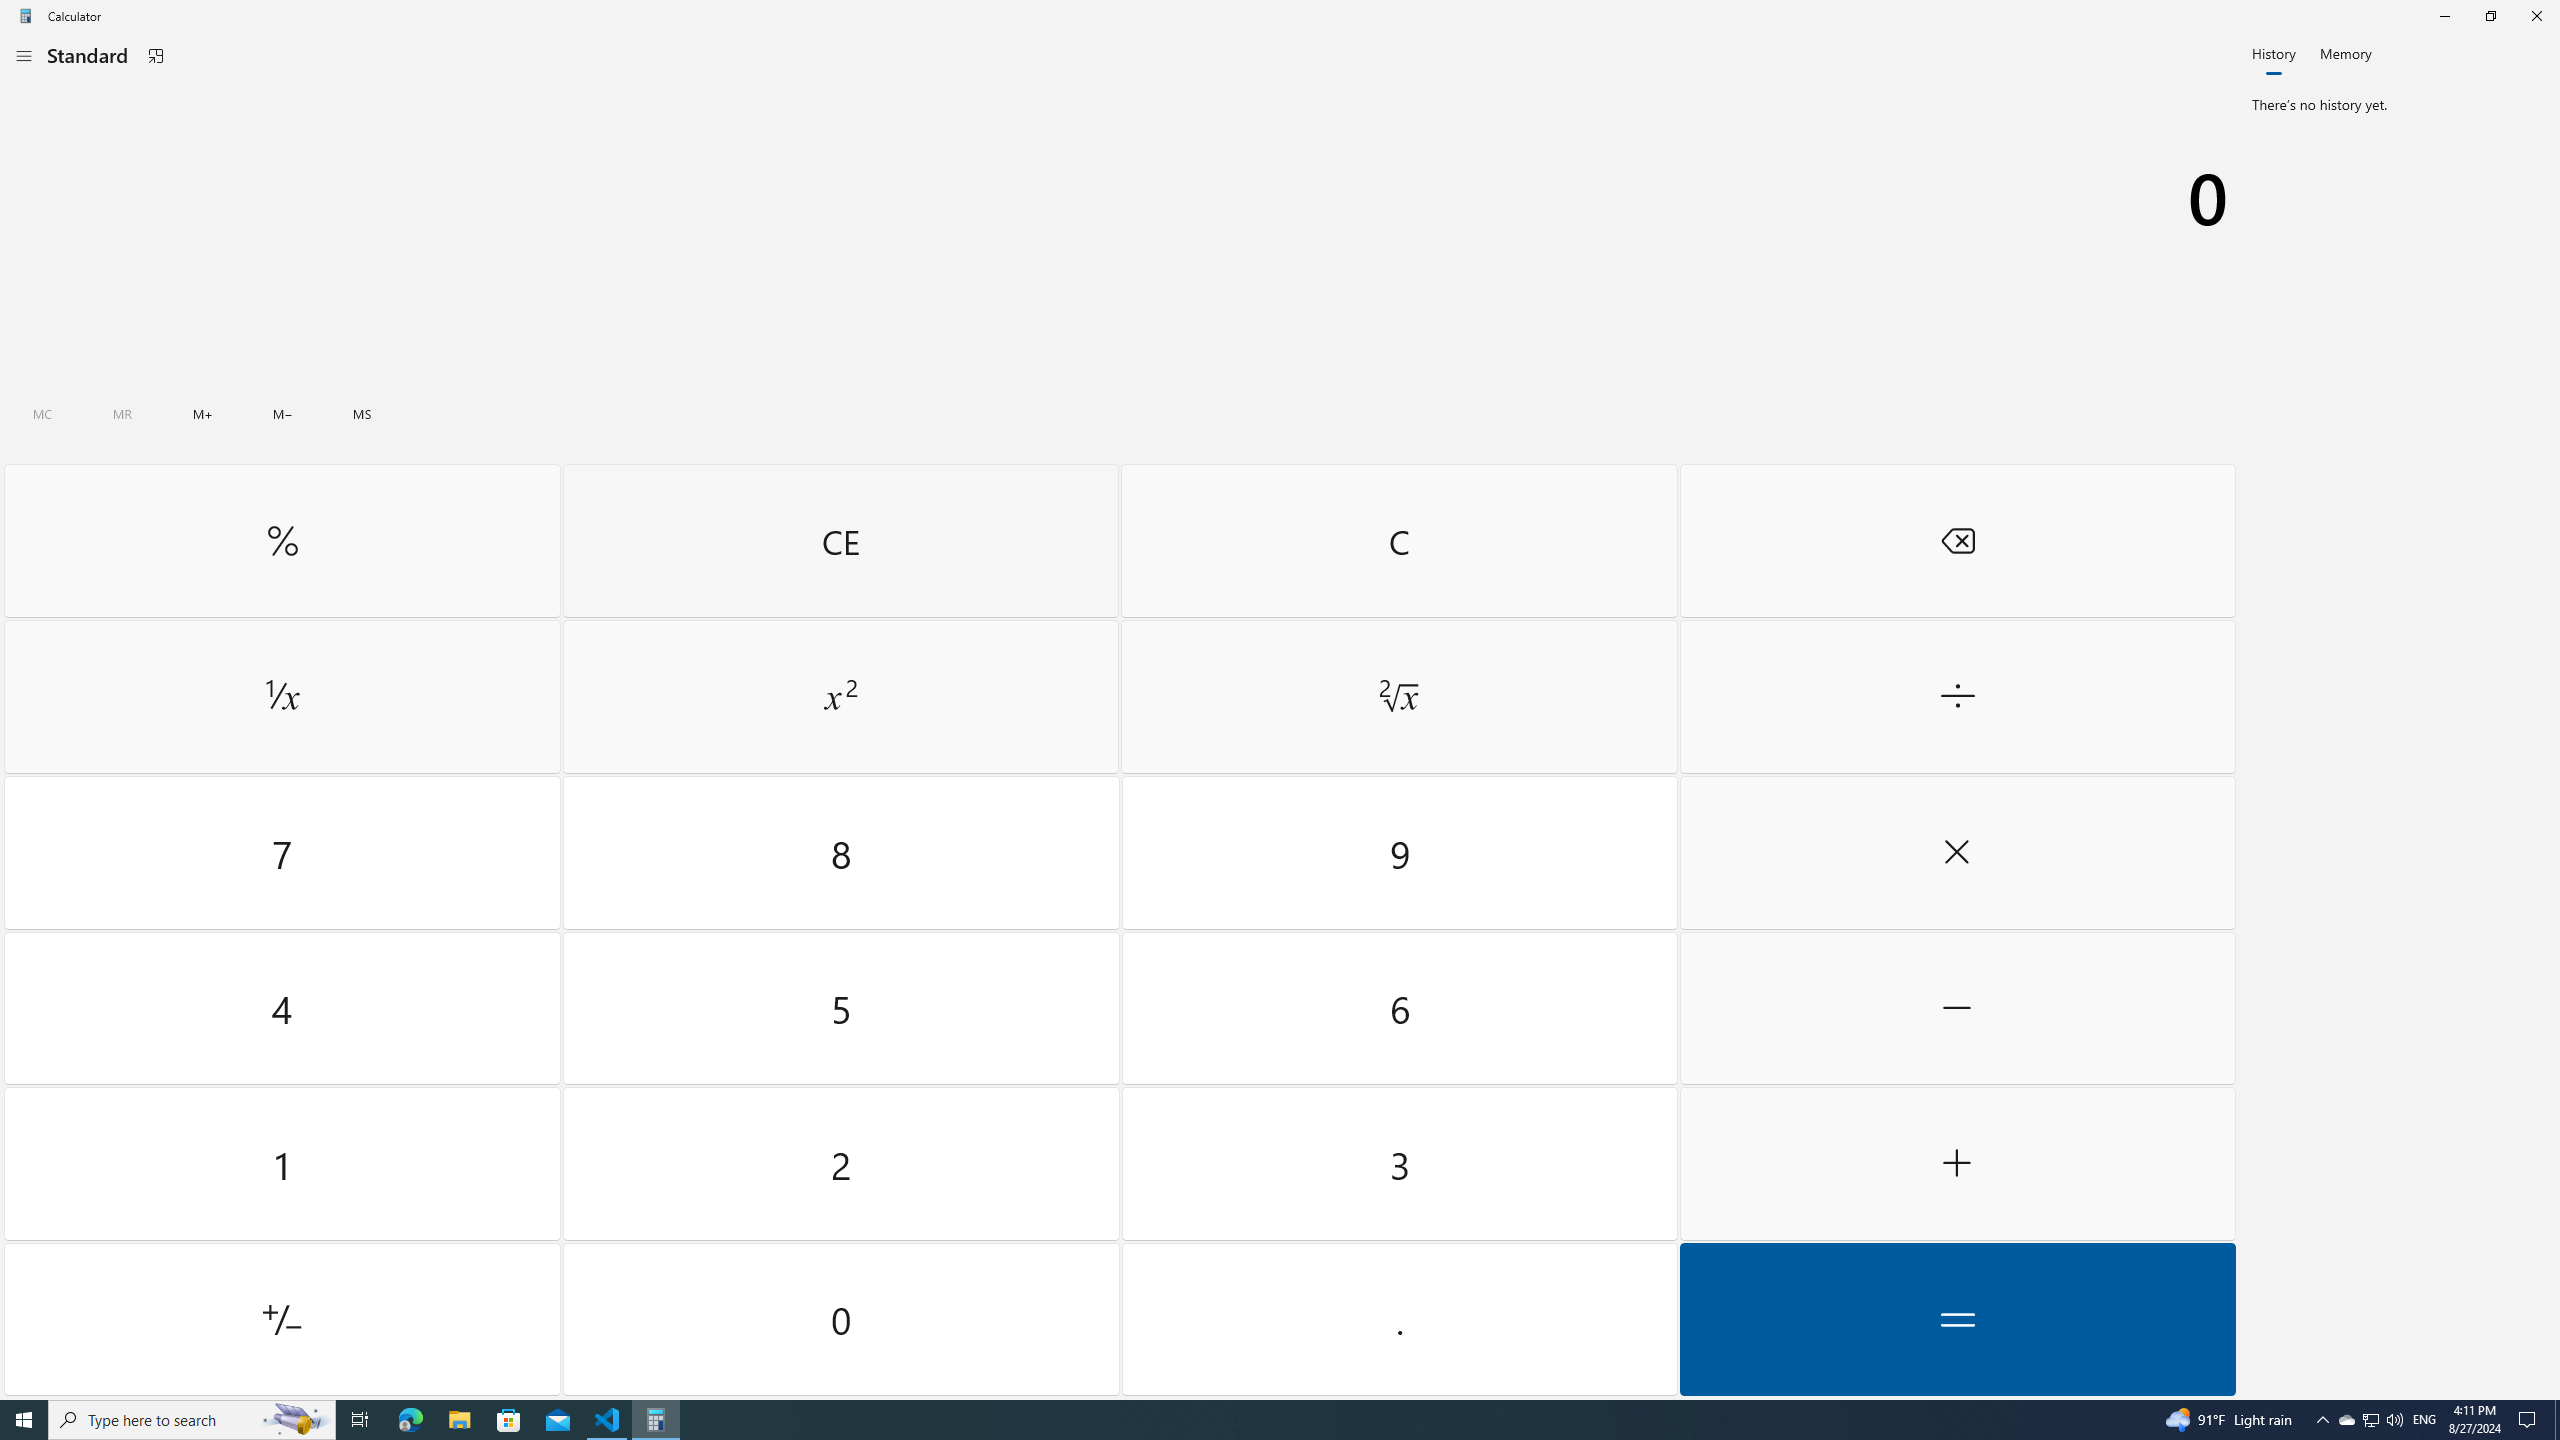 Image resolution: width=2560 pixels, height=1440 pixels. Describe the element at coordinates (362, 413) in the screenshot. I see `'Memory store'` at that location.